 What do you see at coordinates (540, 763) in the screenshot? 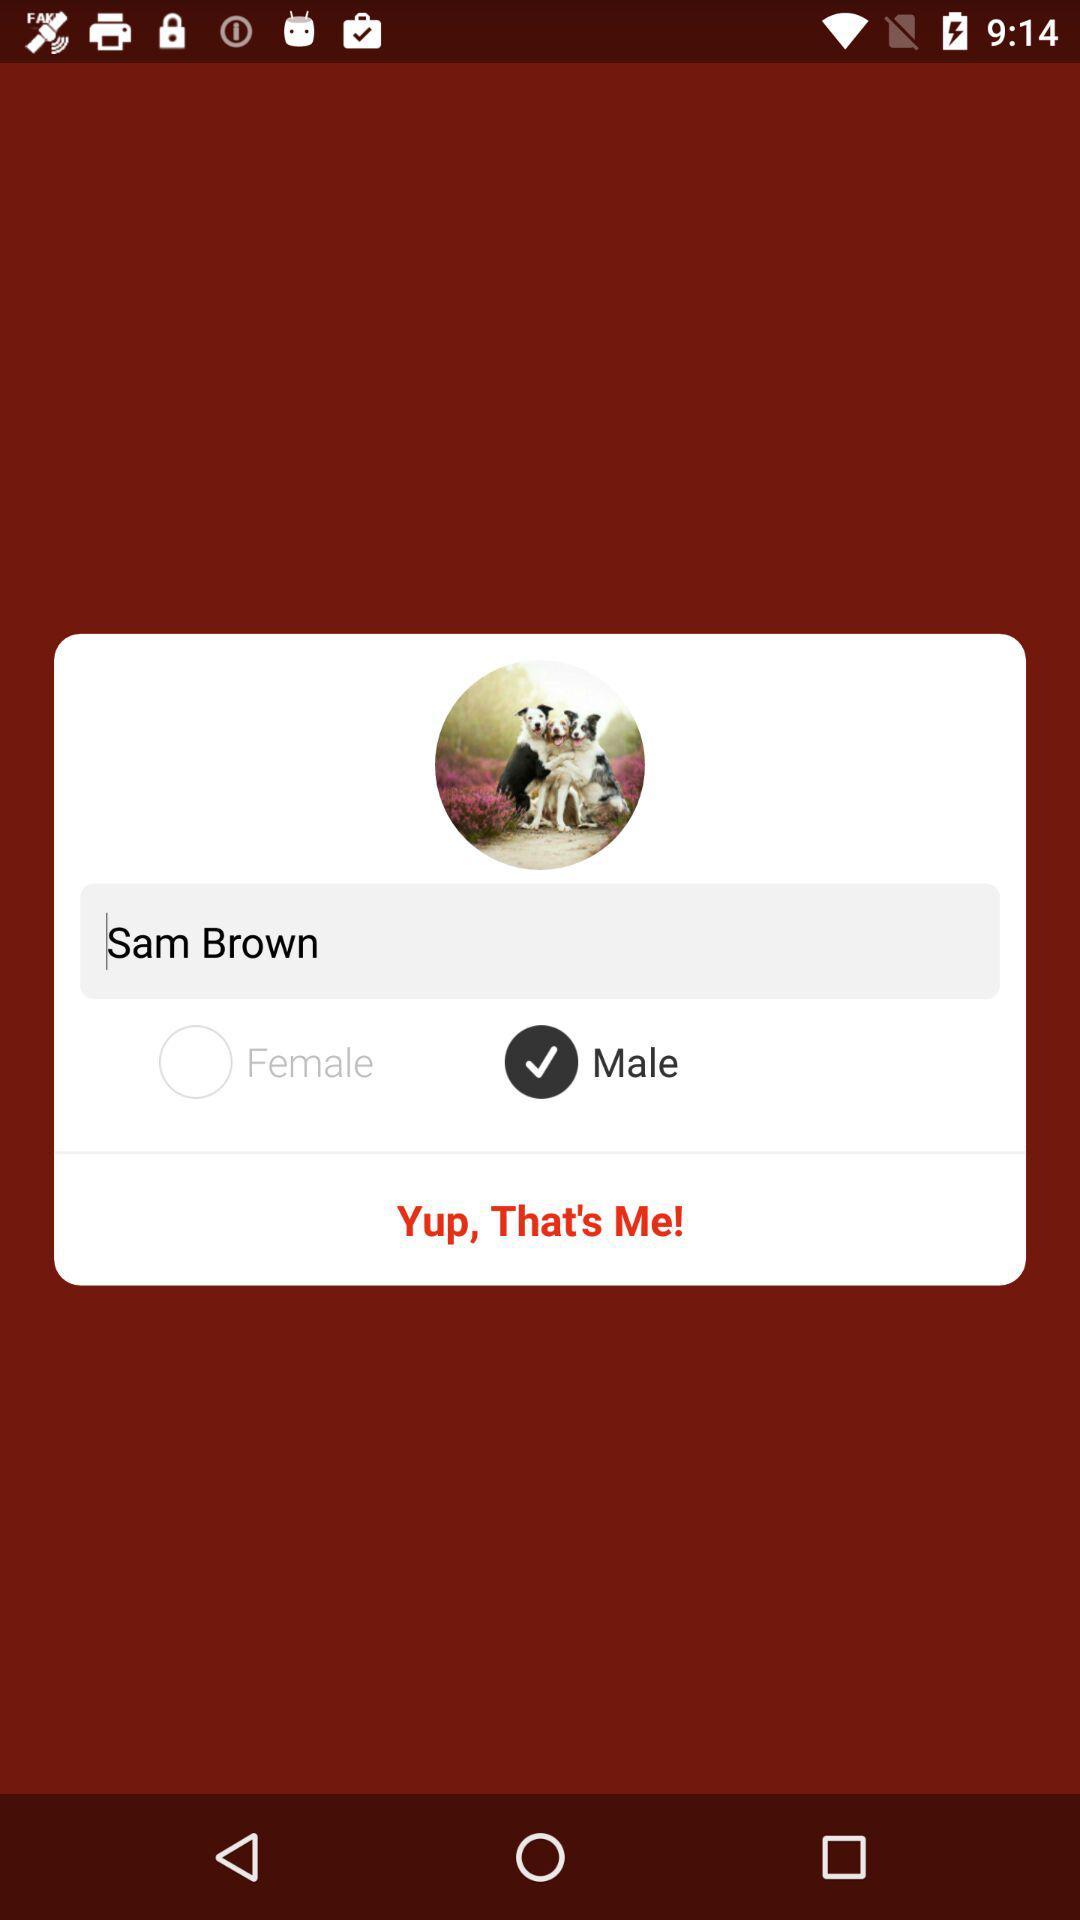
I see `change avatar` at bounding box center [540, 763].